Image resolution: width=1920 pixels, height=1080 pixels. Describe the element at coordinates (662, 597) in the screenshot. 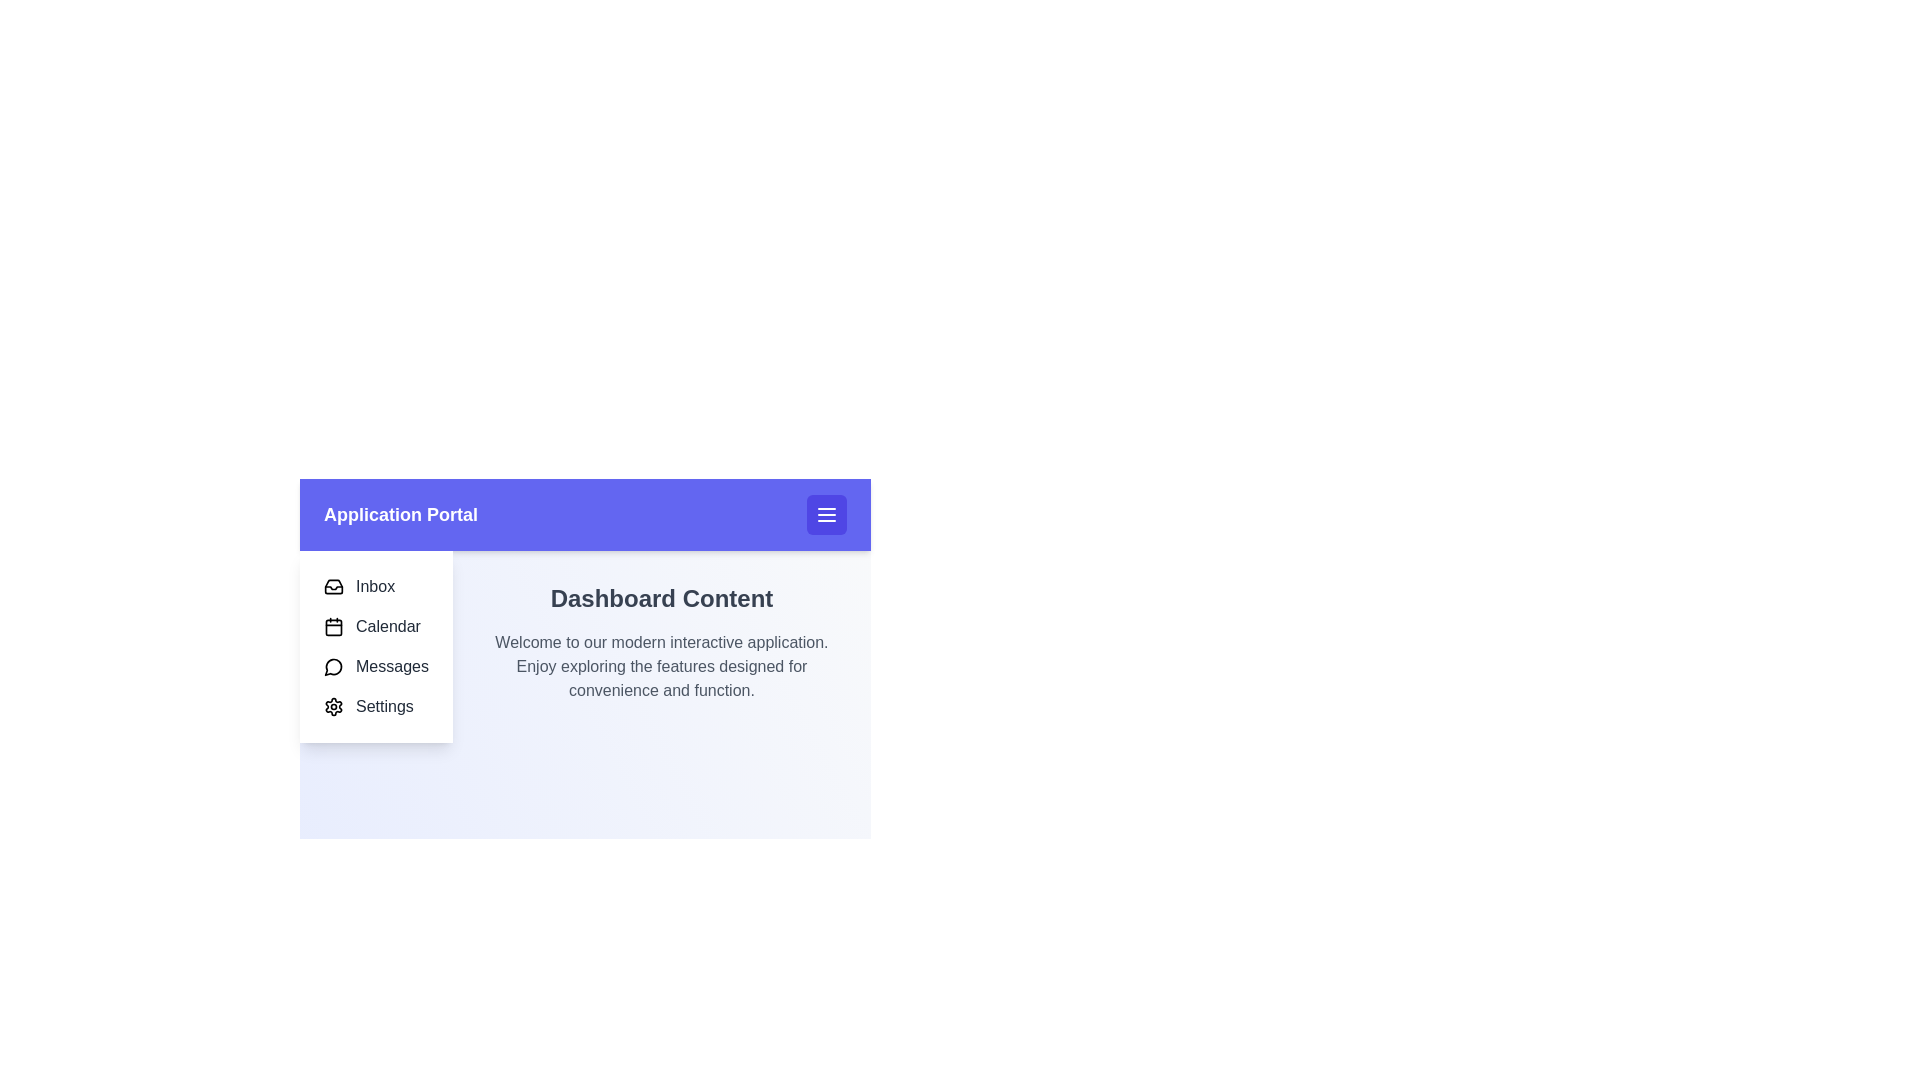

I see `the Header Text element that introduces the content of the dashboard section titled 'Application Portal'` at that location.